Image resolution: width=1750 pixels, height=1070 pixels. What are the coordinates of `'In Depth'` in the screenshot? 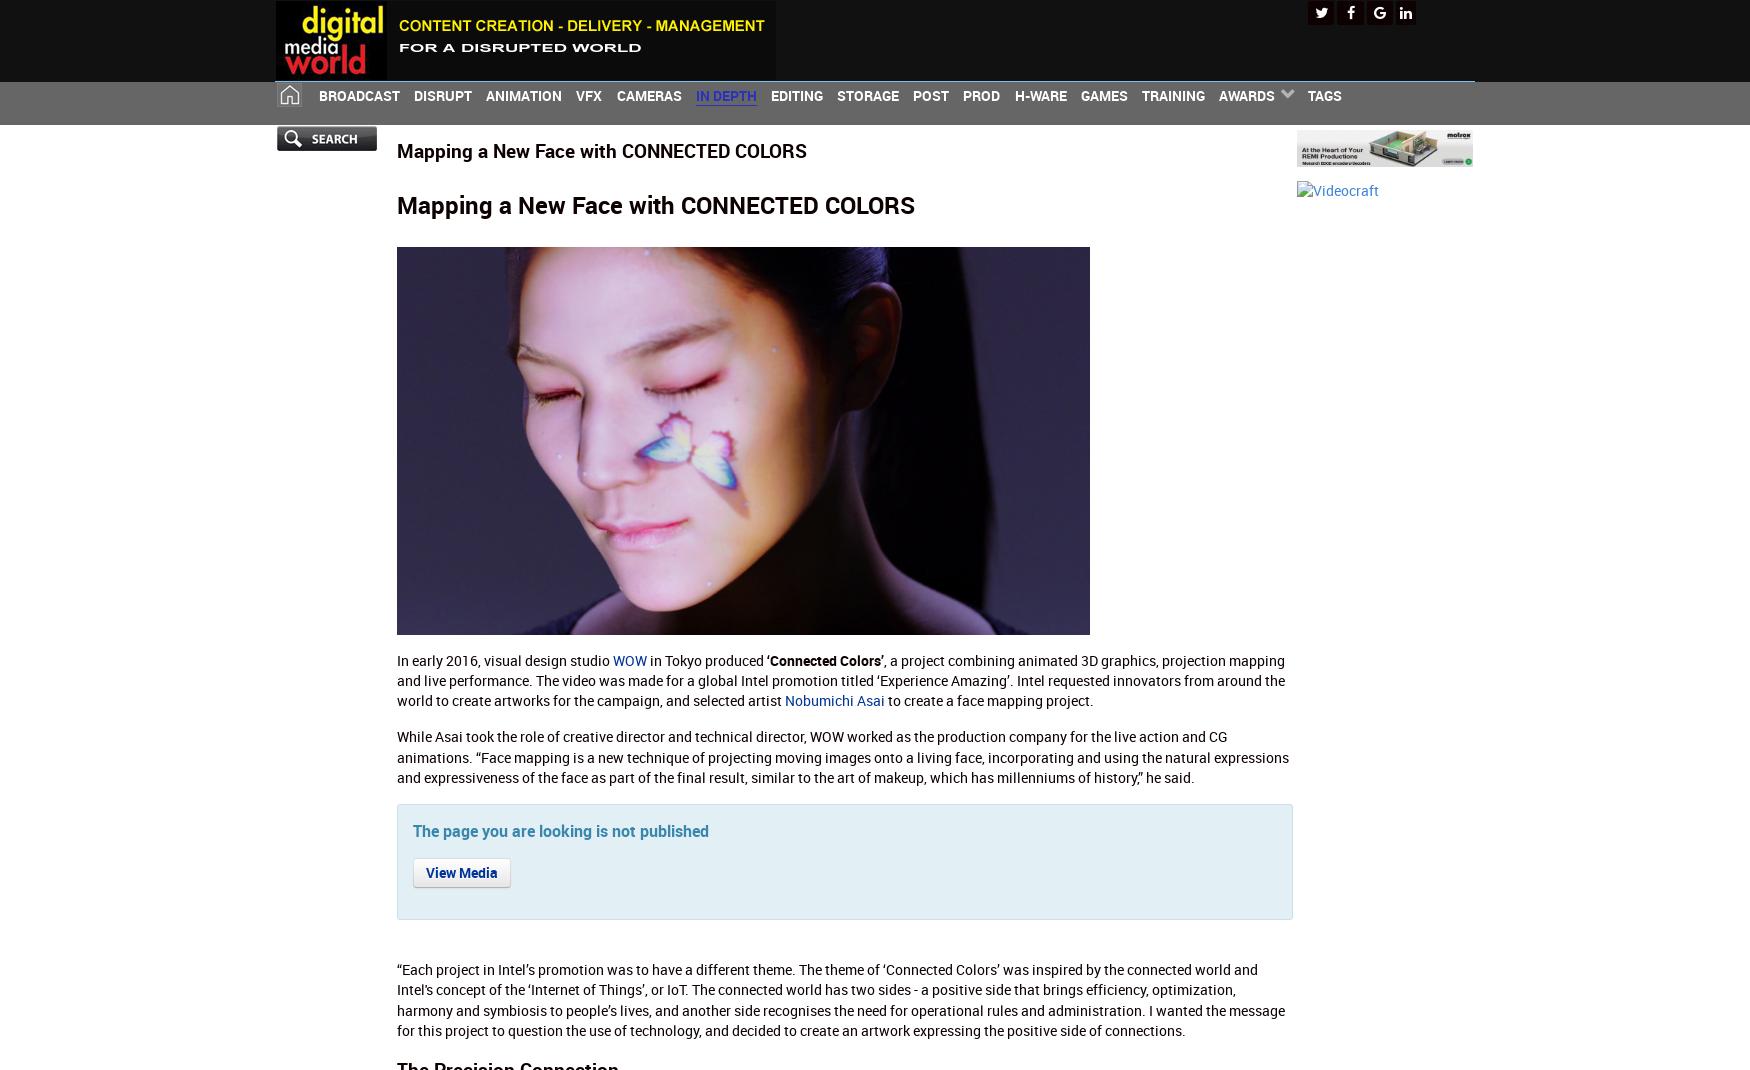 It's located at (725, 94).